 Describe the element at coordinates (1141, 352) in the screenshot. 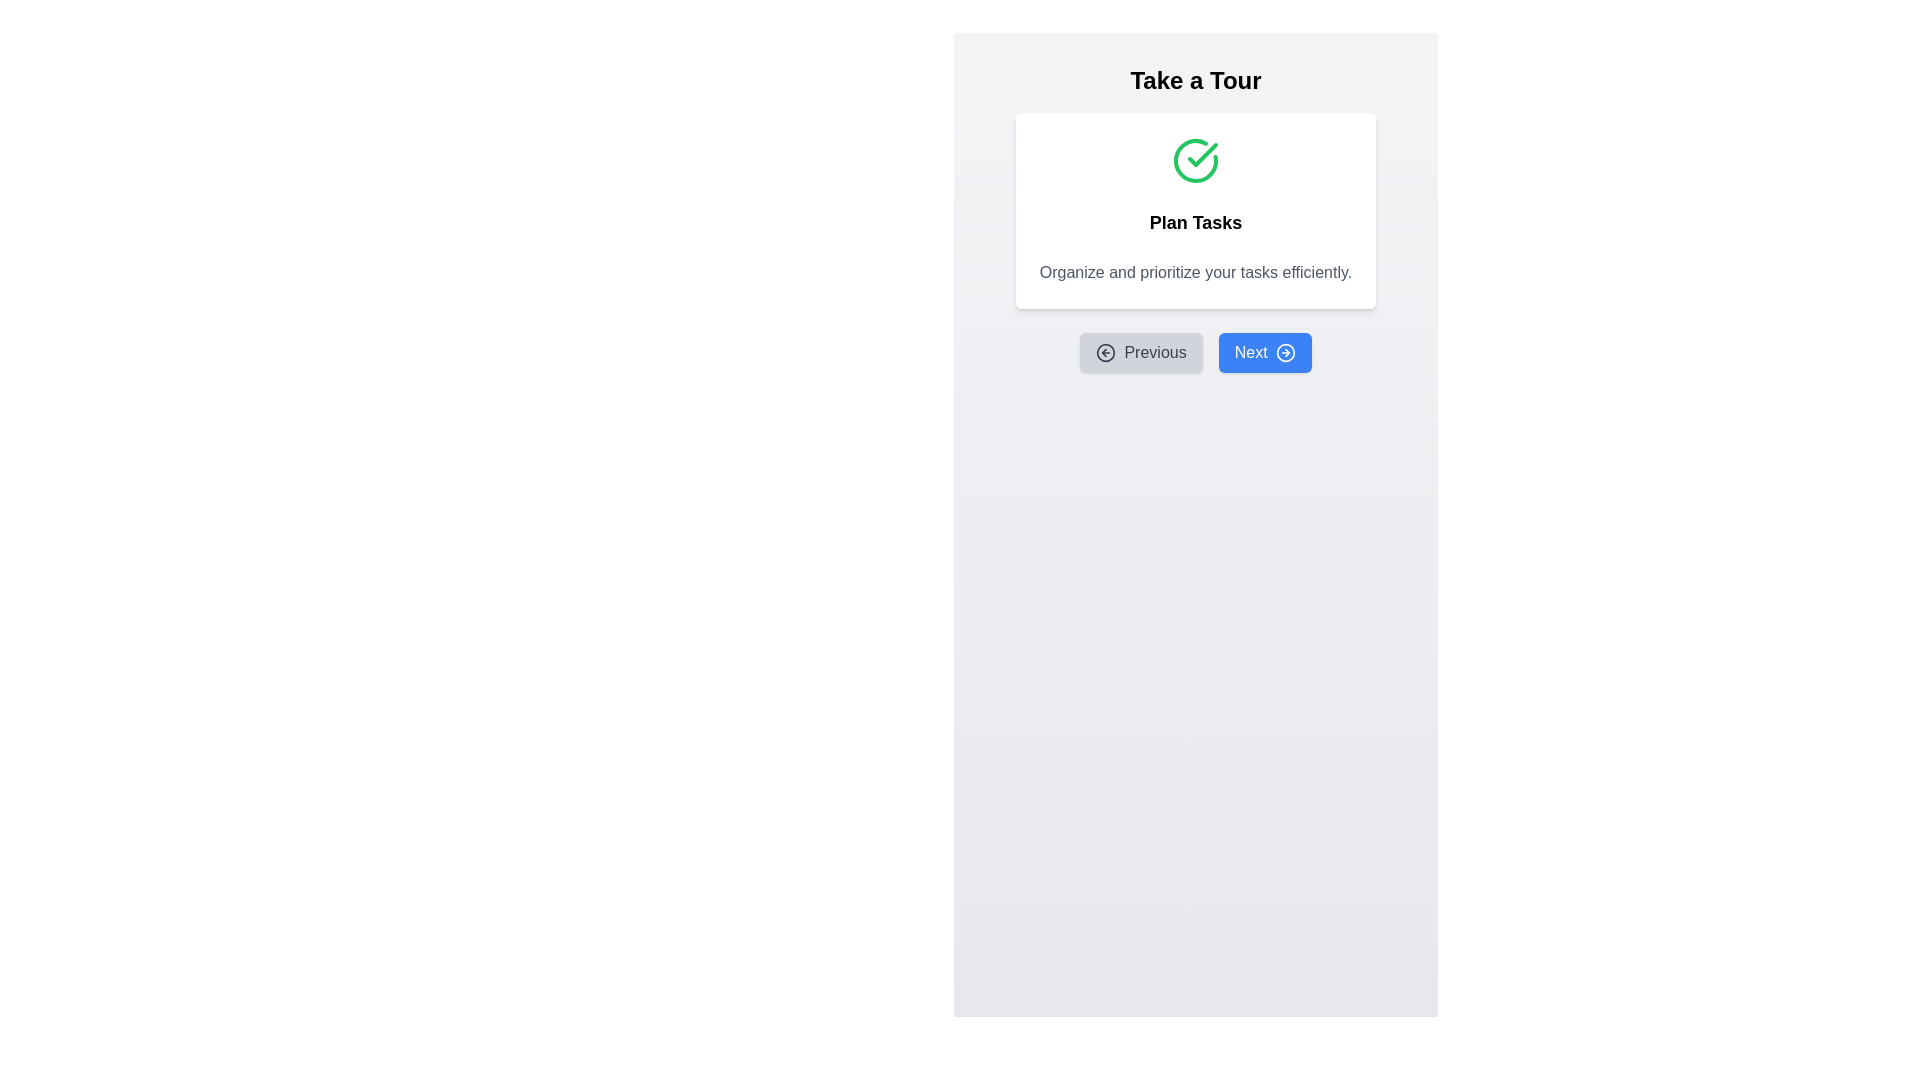

I see `the 'Previous' button, which is a rectangular button with a light gray background and dark-gray text, located below the 'Plan Tasks' section and to the left of the 'Next' button` at that location.